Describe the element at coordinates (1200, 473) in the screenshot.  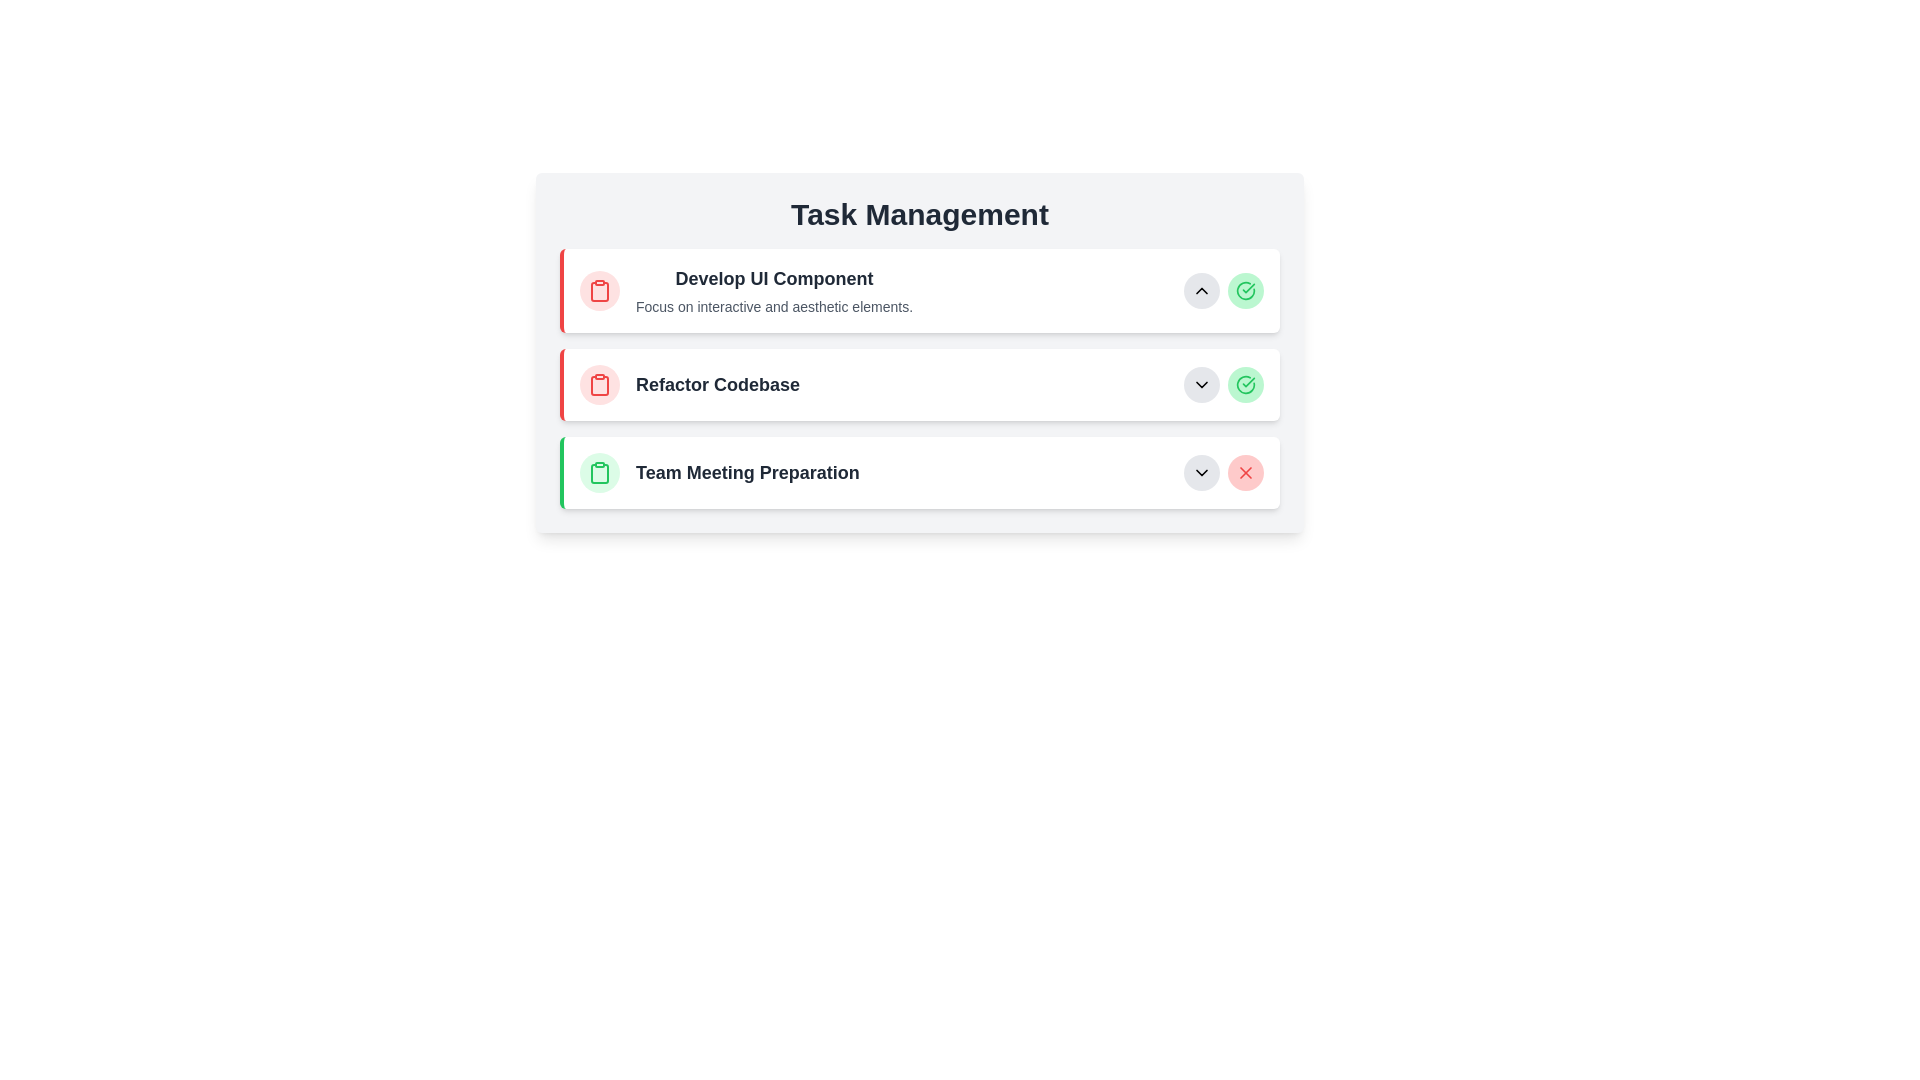
I see `the Dropdown toggle button, which is a downward-pointing chevron arrow icon enclosed within a light gray circular background, located at the bottom-right corner of the row for 'Team Meeting Preparation'` at that location.